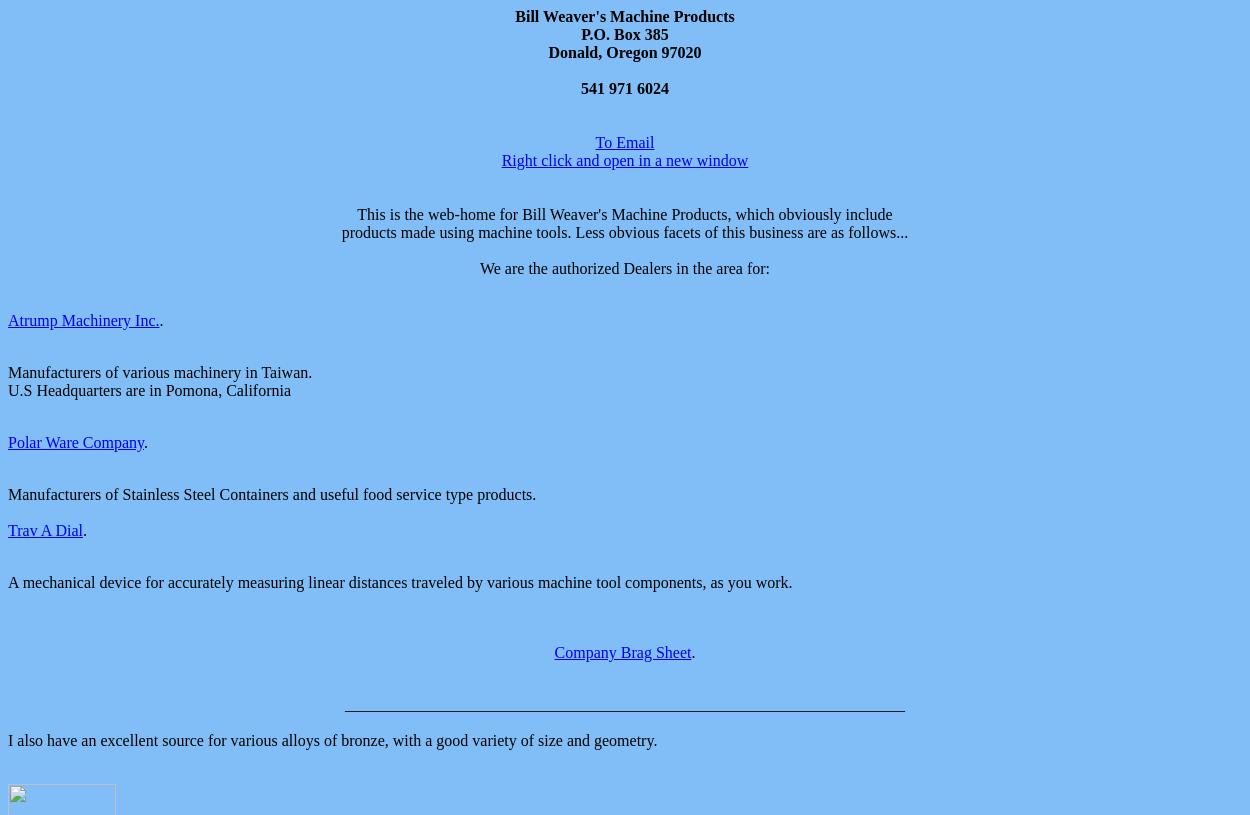 Image resolution: width=1250 pixels, height=815 pixels. Describe the element at coordinates (623, 15) in the screenshot. I see `'Bill Weaver's Machine Products'` at that location.